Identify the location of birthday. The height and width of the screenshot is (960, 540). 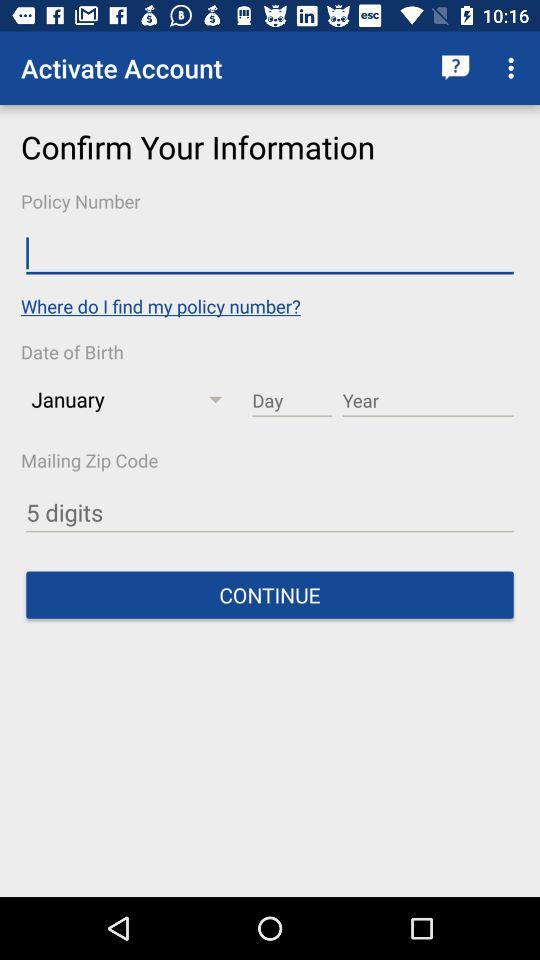
(291, 400).